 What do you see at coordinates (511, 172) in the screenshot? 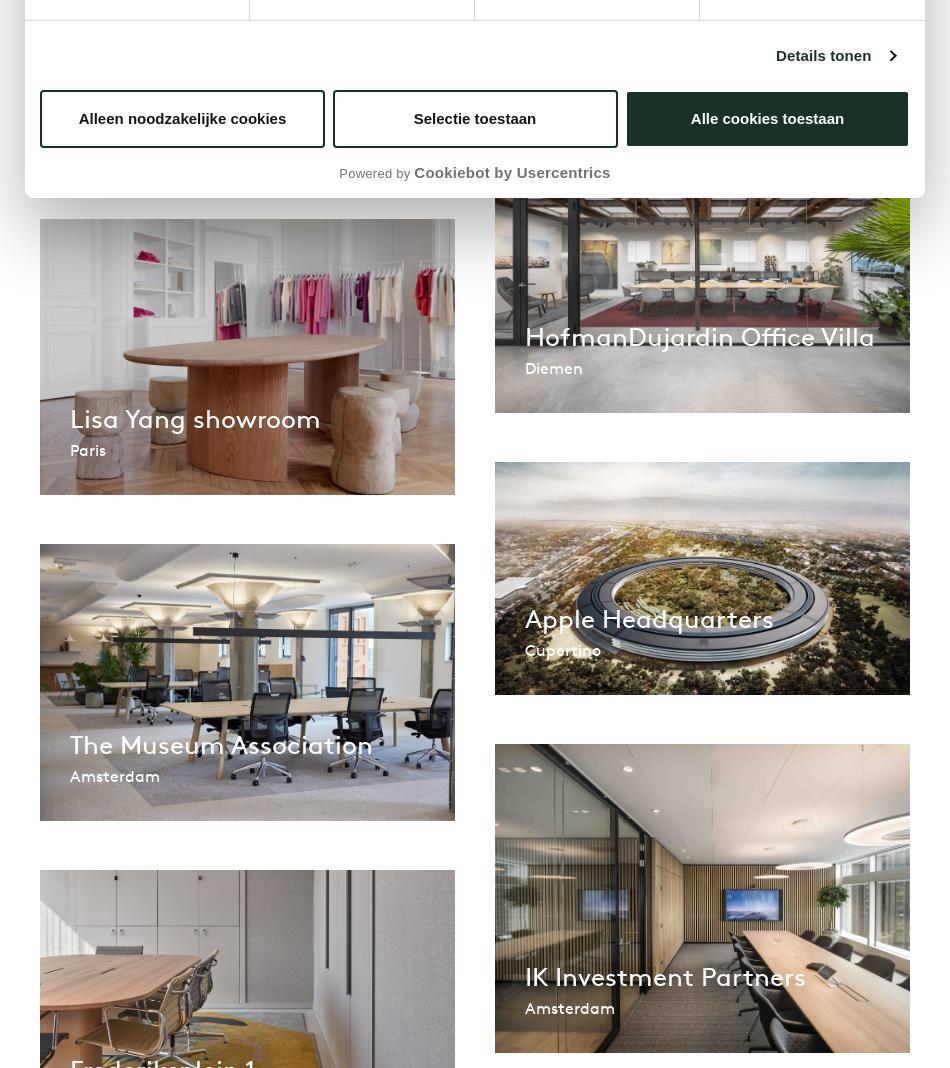
I see `'Cookiebot by Usercentrics'` at bounding box center [511, 172].